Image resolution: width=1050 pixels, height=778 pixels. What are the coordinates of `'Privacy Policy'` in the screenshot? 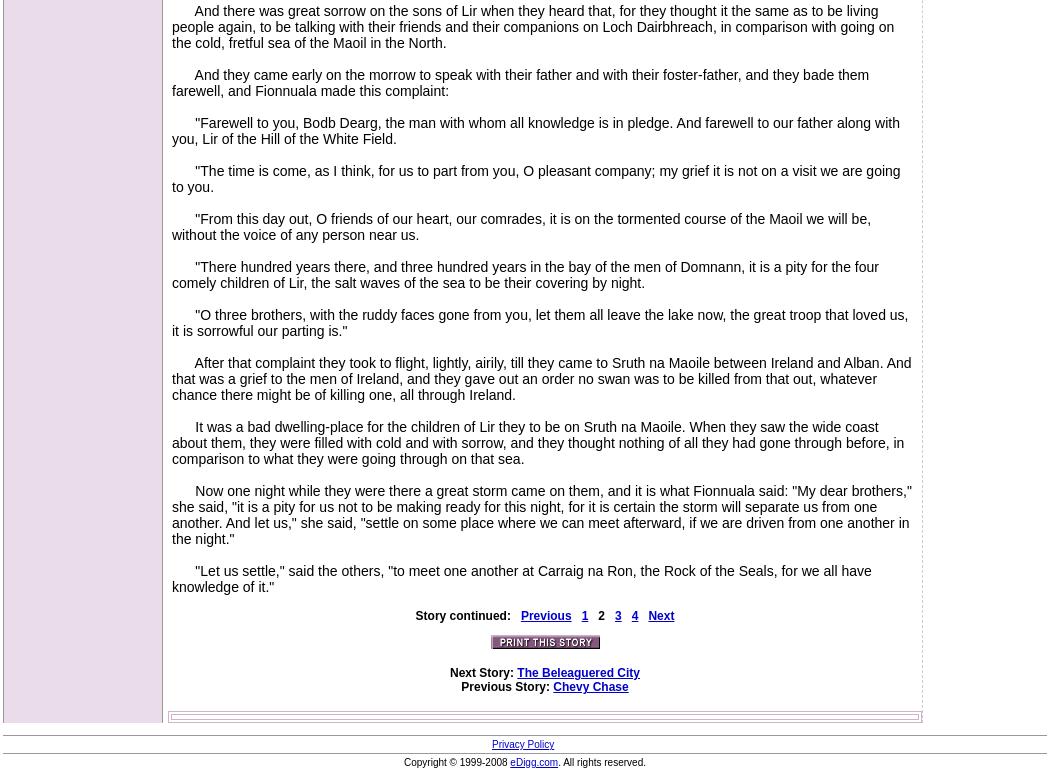 It's located at (521, 743).